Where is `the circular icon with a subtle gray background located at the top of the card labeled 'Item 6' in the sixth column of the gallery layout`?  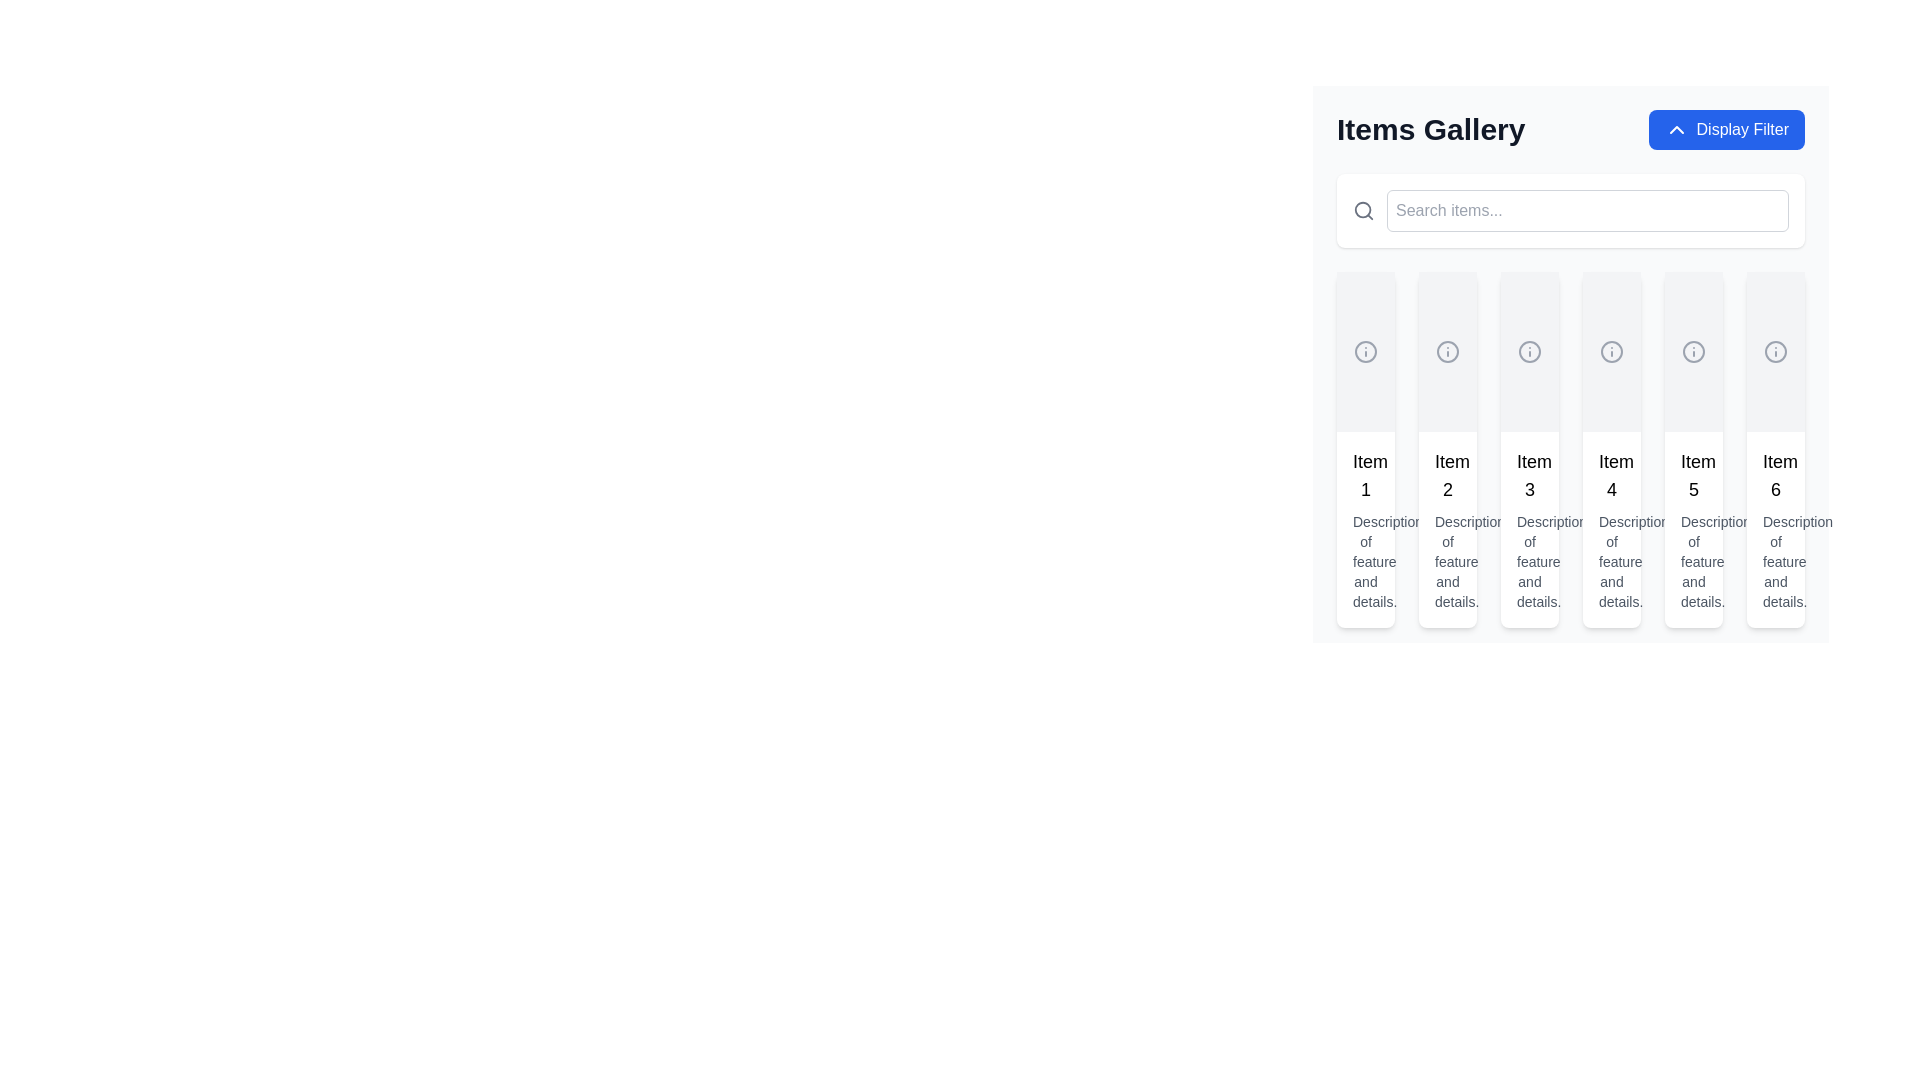 the circular icon with a subtle gray background located at the top of the card labeled 'Item 6' in the sixth column of the gallery layout is located at coordinates (1776, 350).